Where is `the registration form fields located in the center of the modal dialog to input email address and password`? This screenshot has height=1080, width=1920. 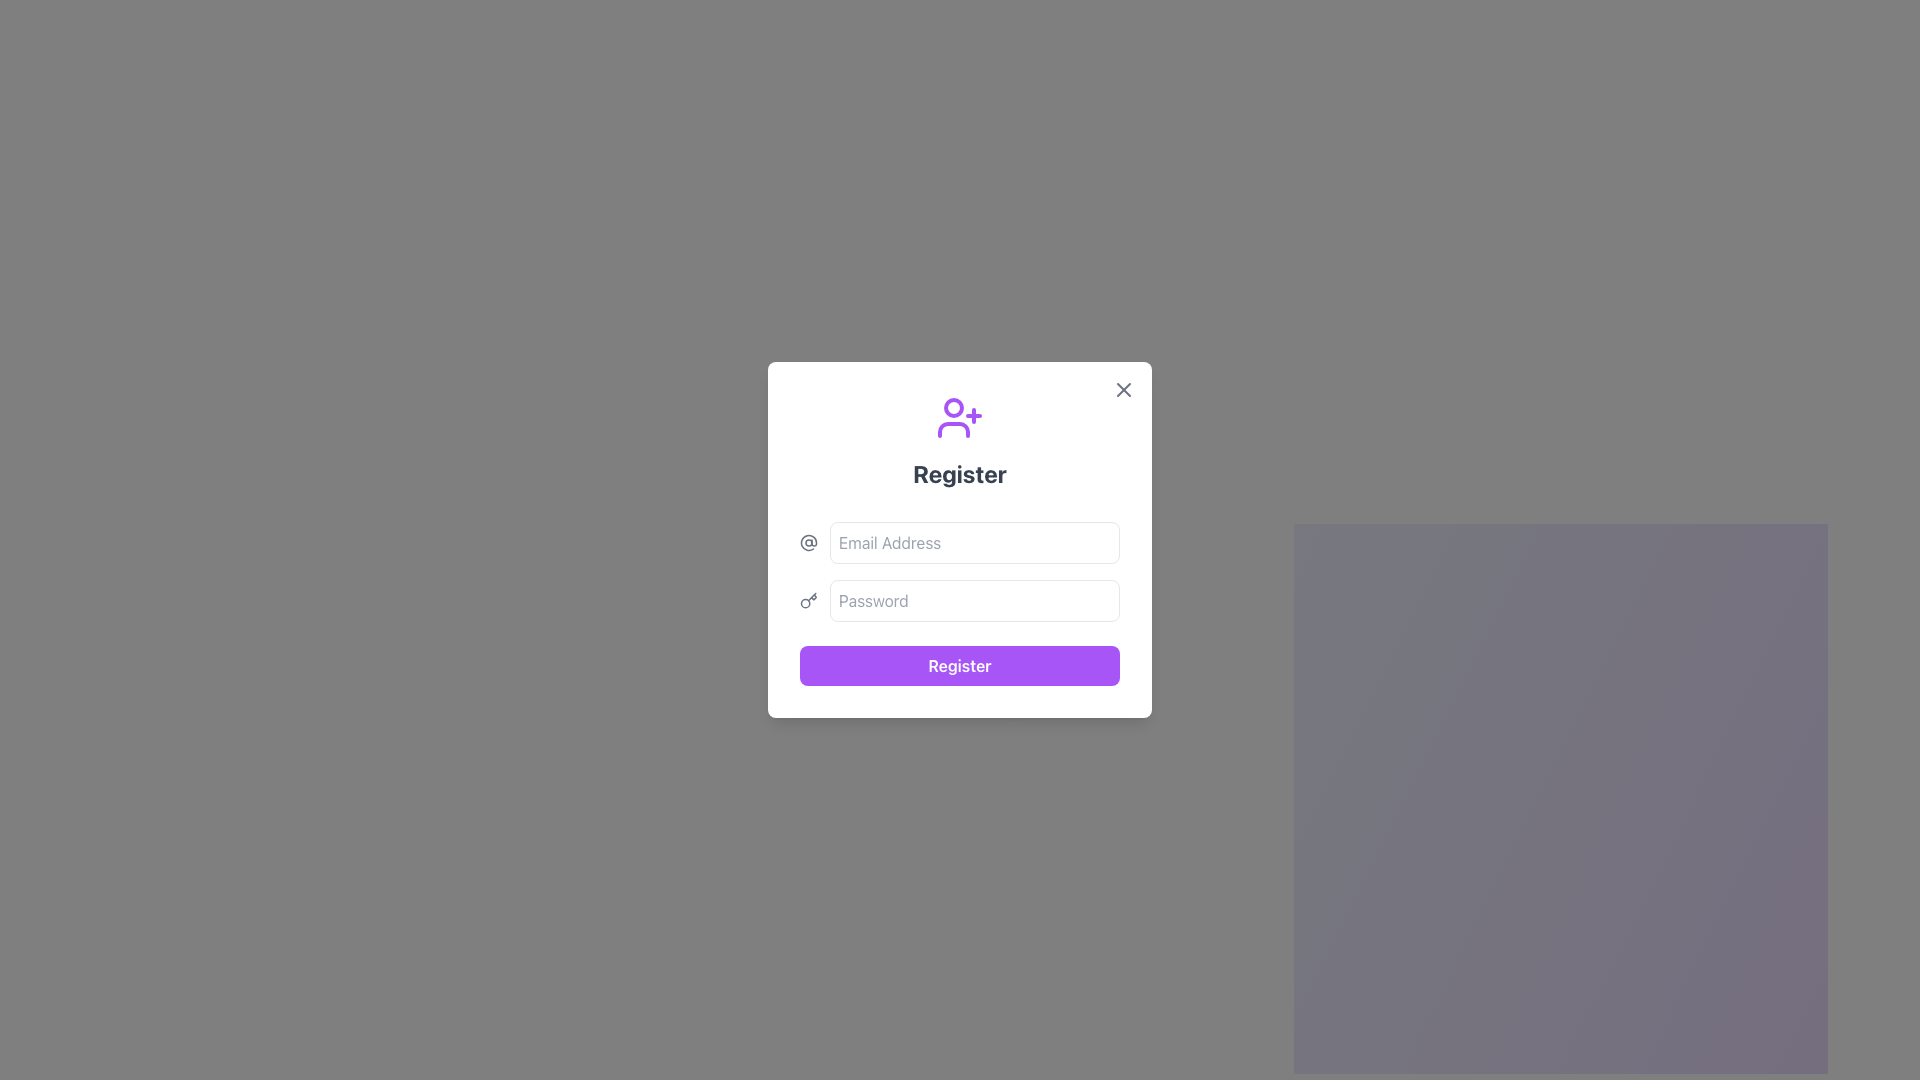 the registration form fields located in the center of the modal dialog to input email address and password is located at coordinates (960, 540).